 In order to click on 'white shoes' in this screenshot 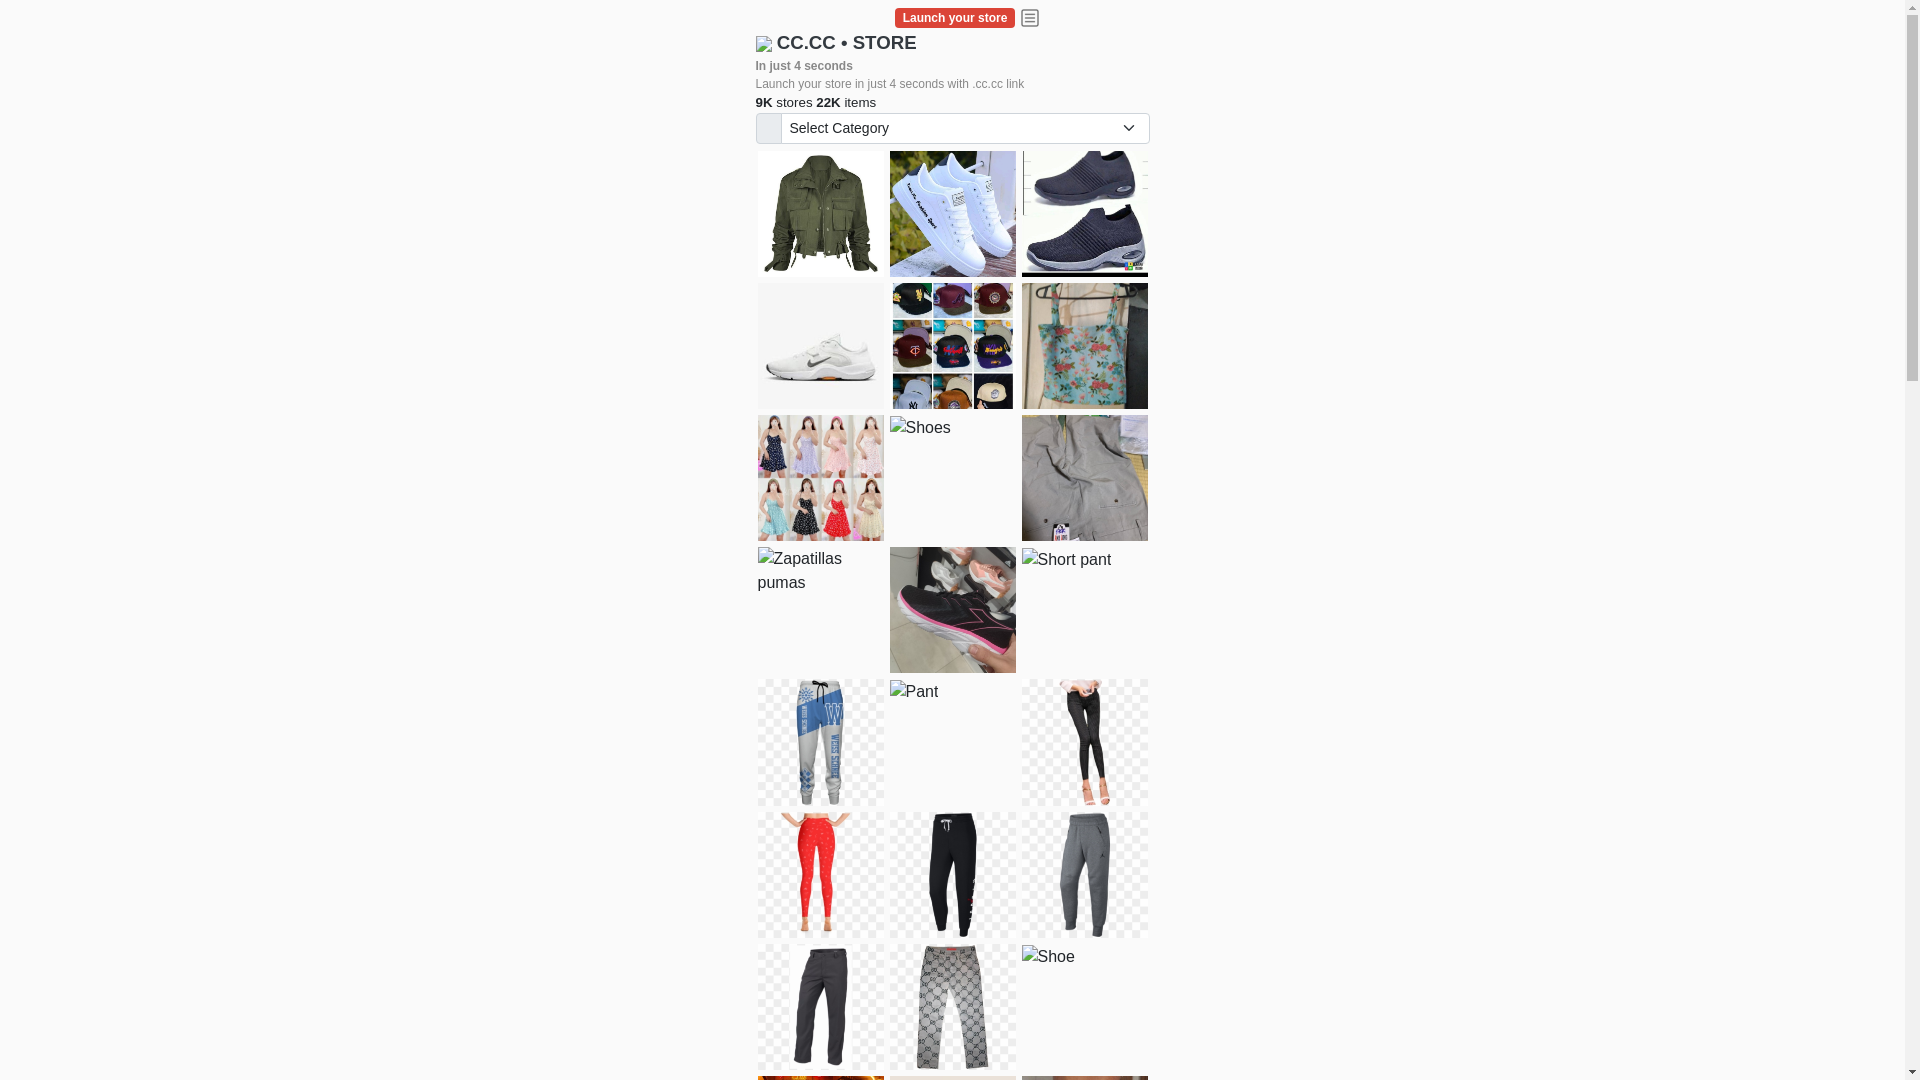, I will do `click(952, 213)`.